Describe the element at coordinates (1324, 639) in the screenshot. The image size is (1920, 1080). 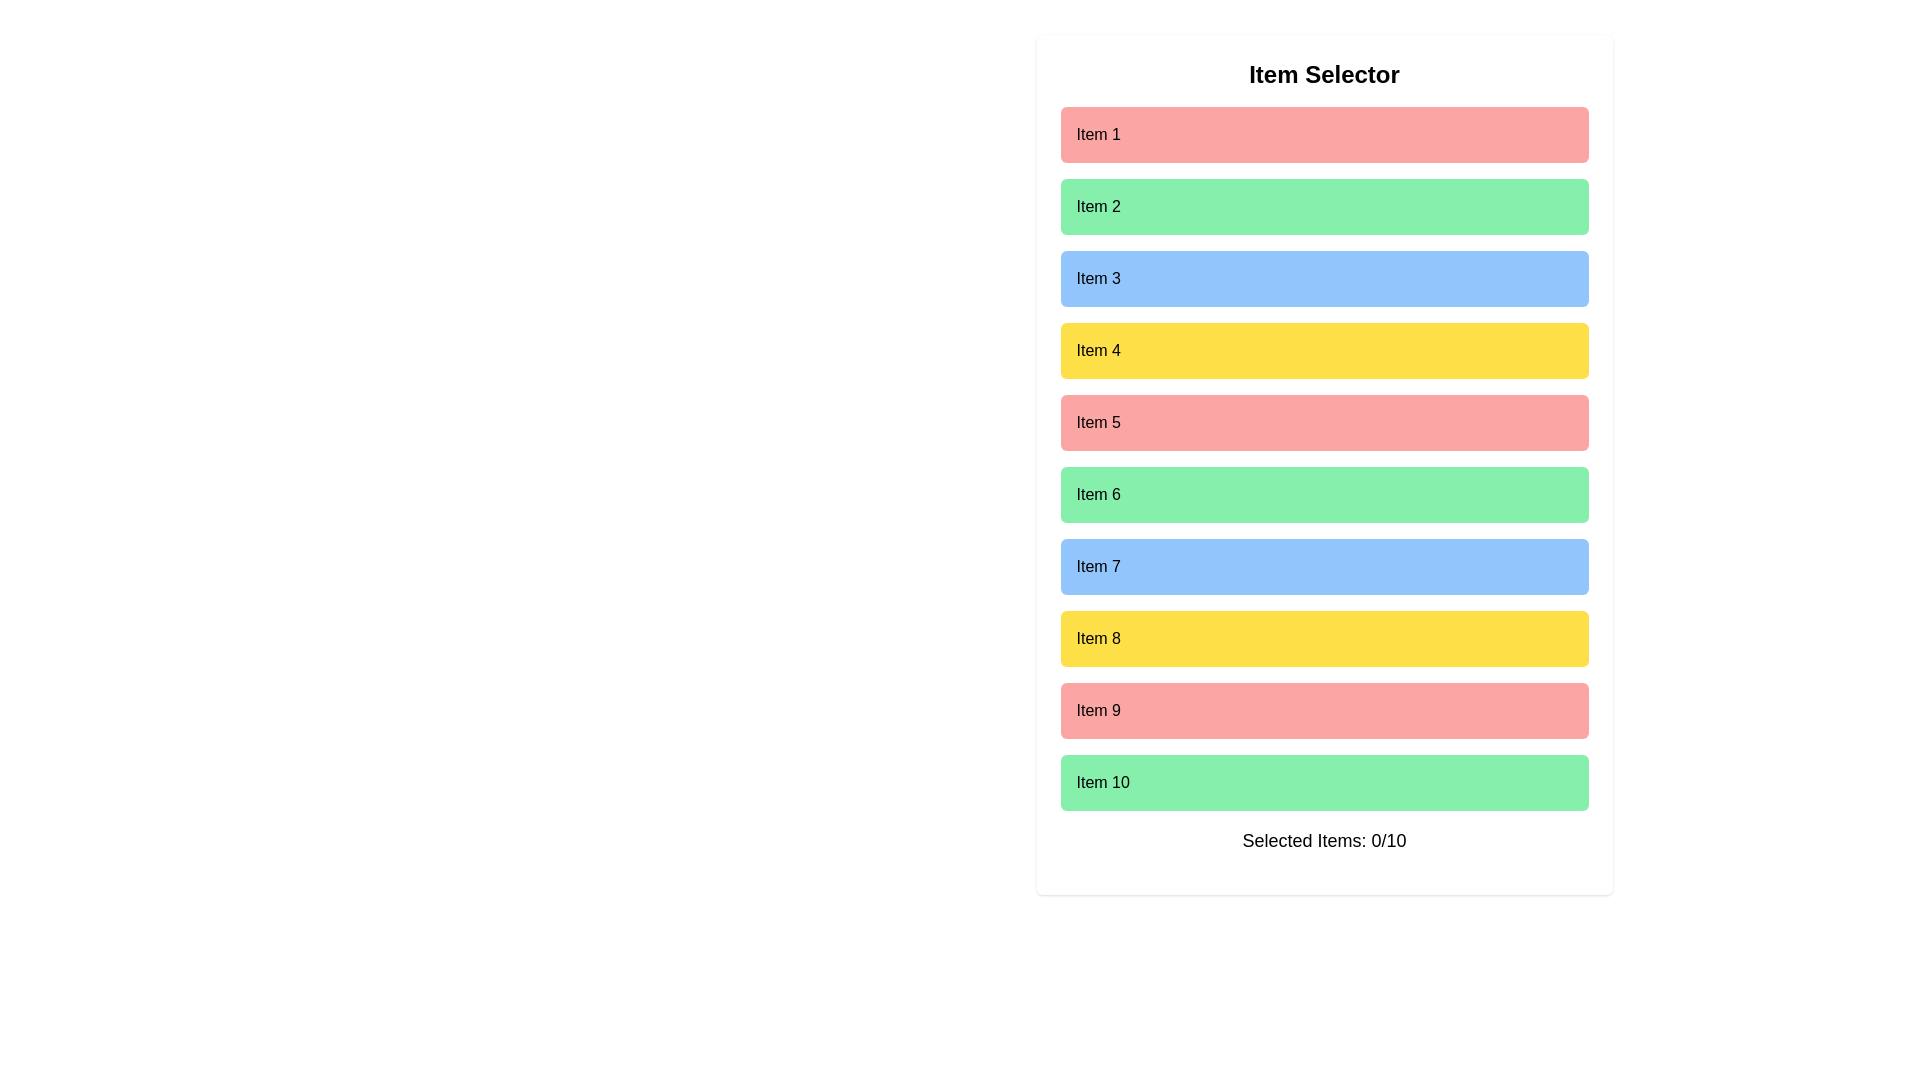
I see `the yellow button labeled 'Item 8'` at that location.